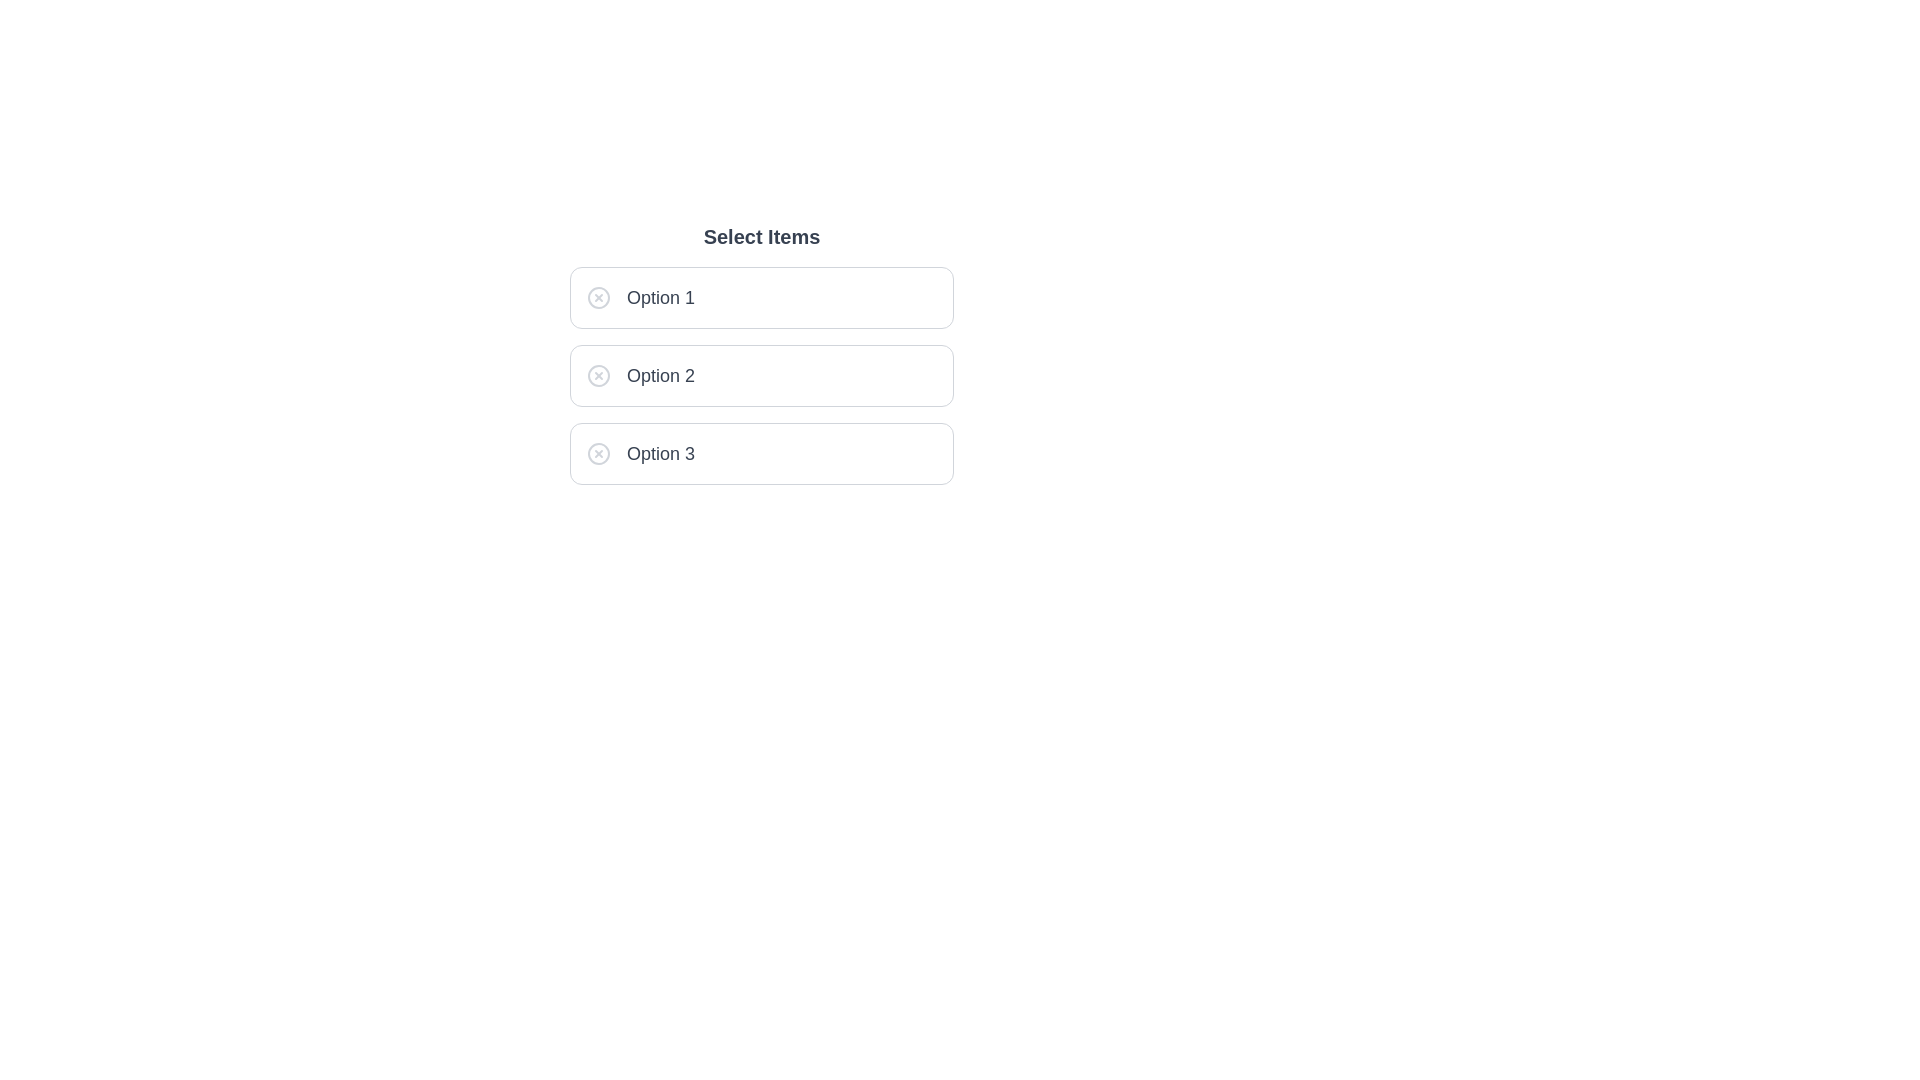 The width and height of the screenshot is (1920, 1080). What do you see at coordinates (598, 454) in the screenshot?
I see `the circular outline element with a diameter of approximately 20px that is part of the third selectable option row labeled 'Option 3'` at bounding box center [598, 454].